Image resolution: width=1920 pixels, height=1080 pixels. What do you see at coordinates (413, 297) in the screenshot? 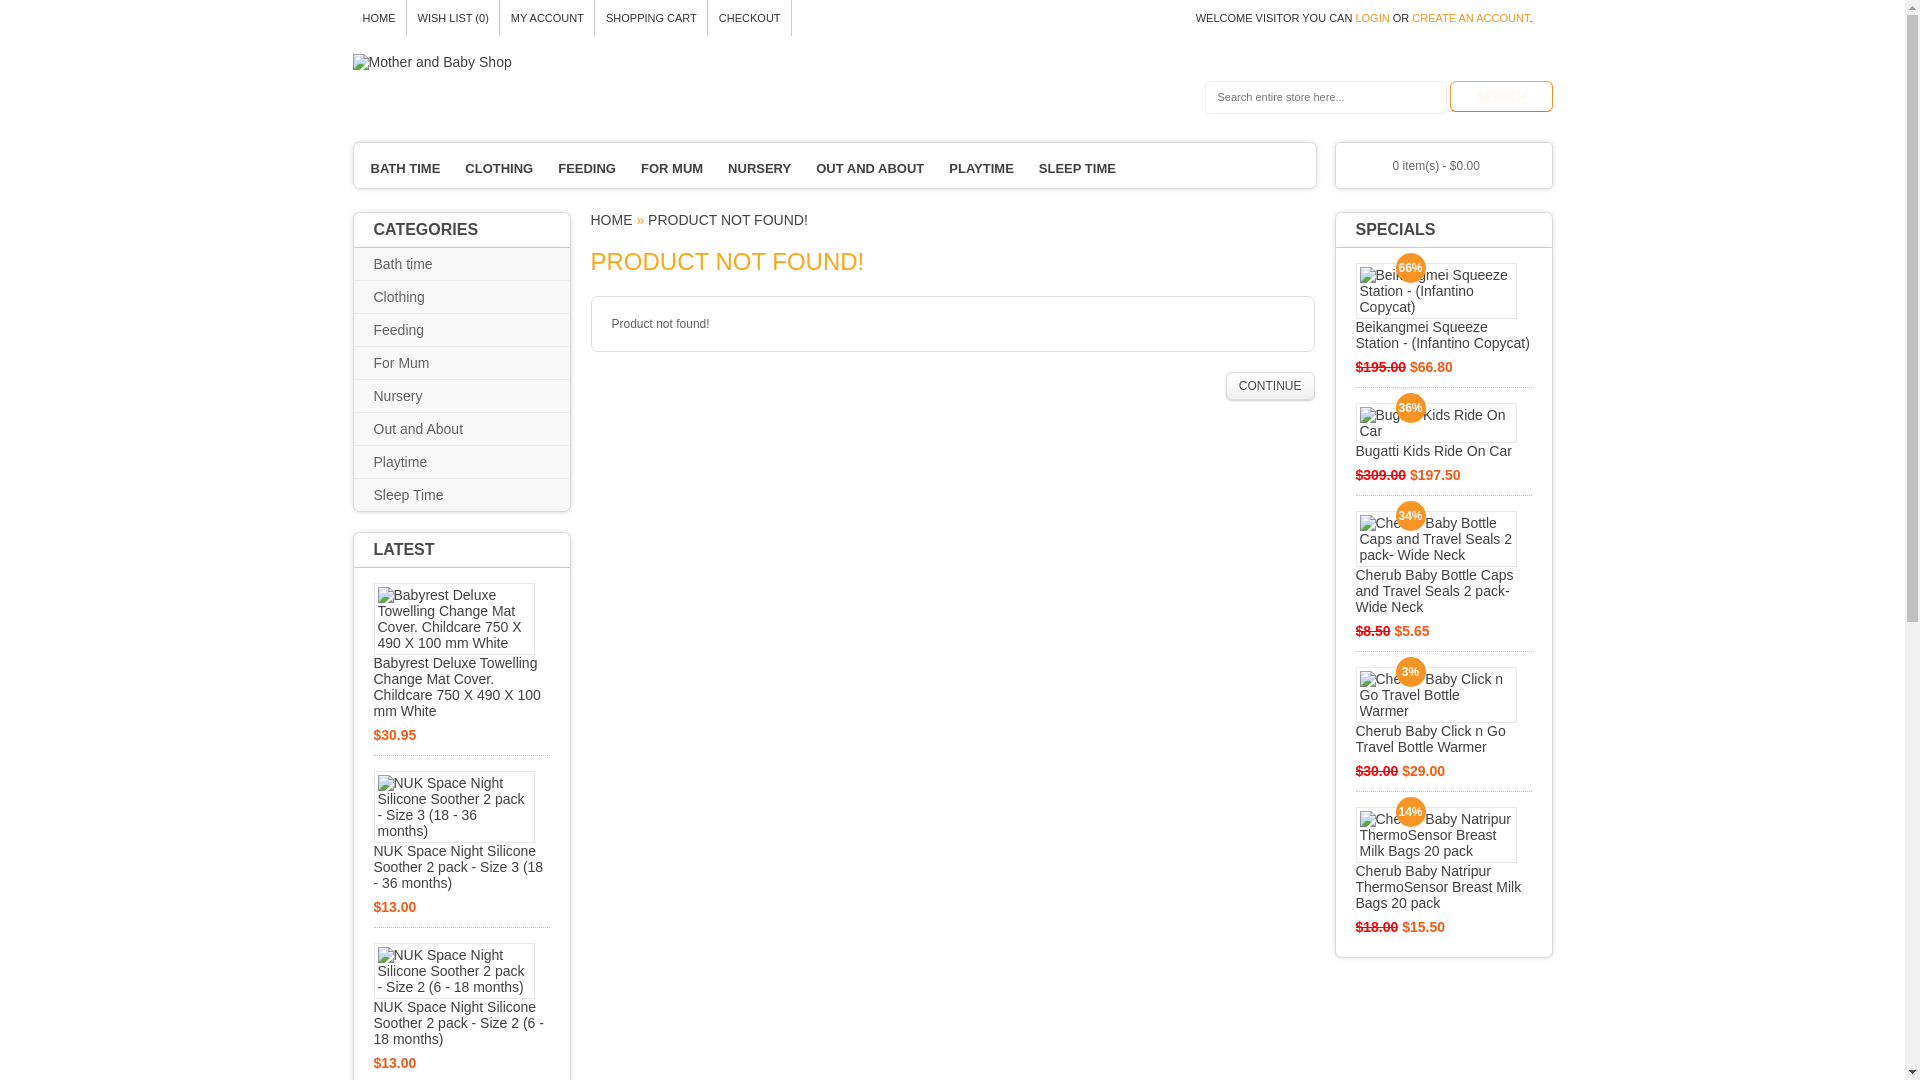
I see `'Clothing'` at bounding box center [413, 297].